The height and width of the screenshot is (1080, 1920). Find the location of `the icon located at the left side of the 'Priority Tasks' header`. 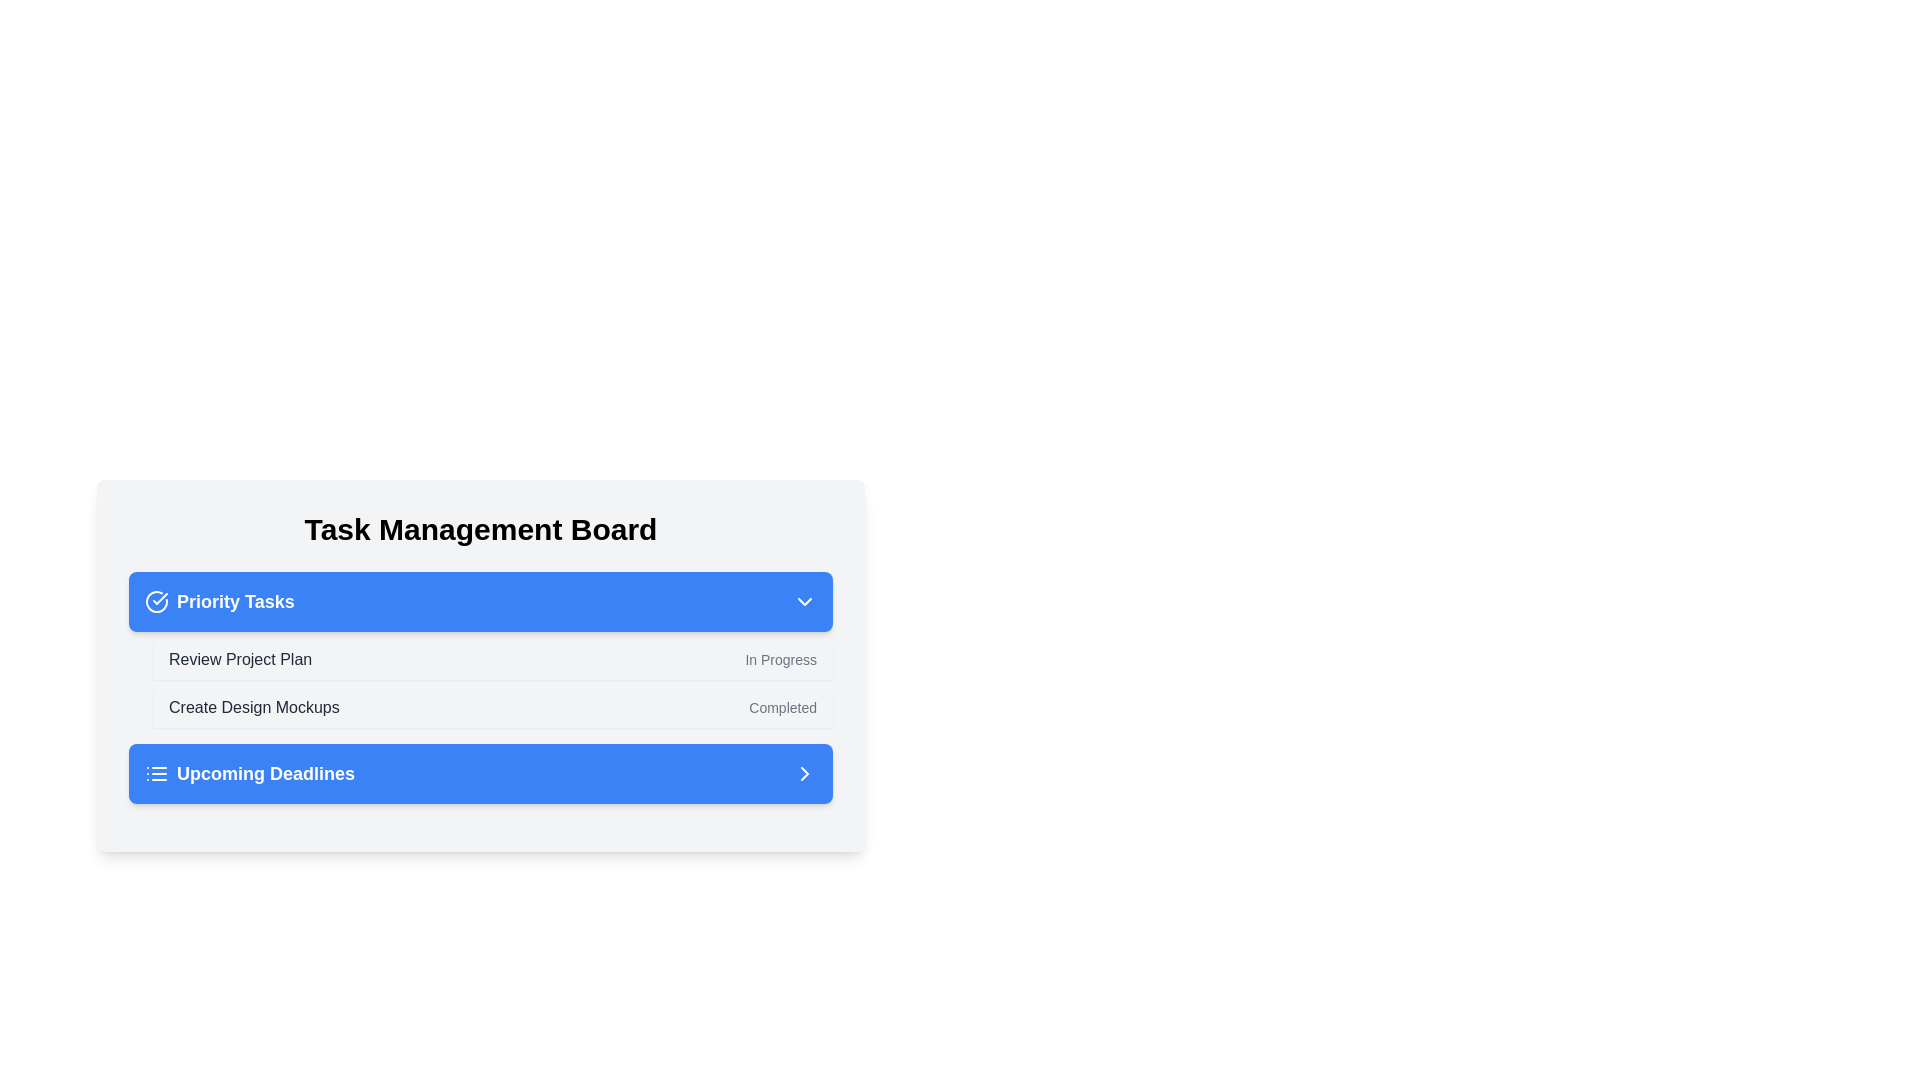

the icon located at the left side of the 'Priority Tasks' header is located at coordinates (156, 600).